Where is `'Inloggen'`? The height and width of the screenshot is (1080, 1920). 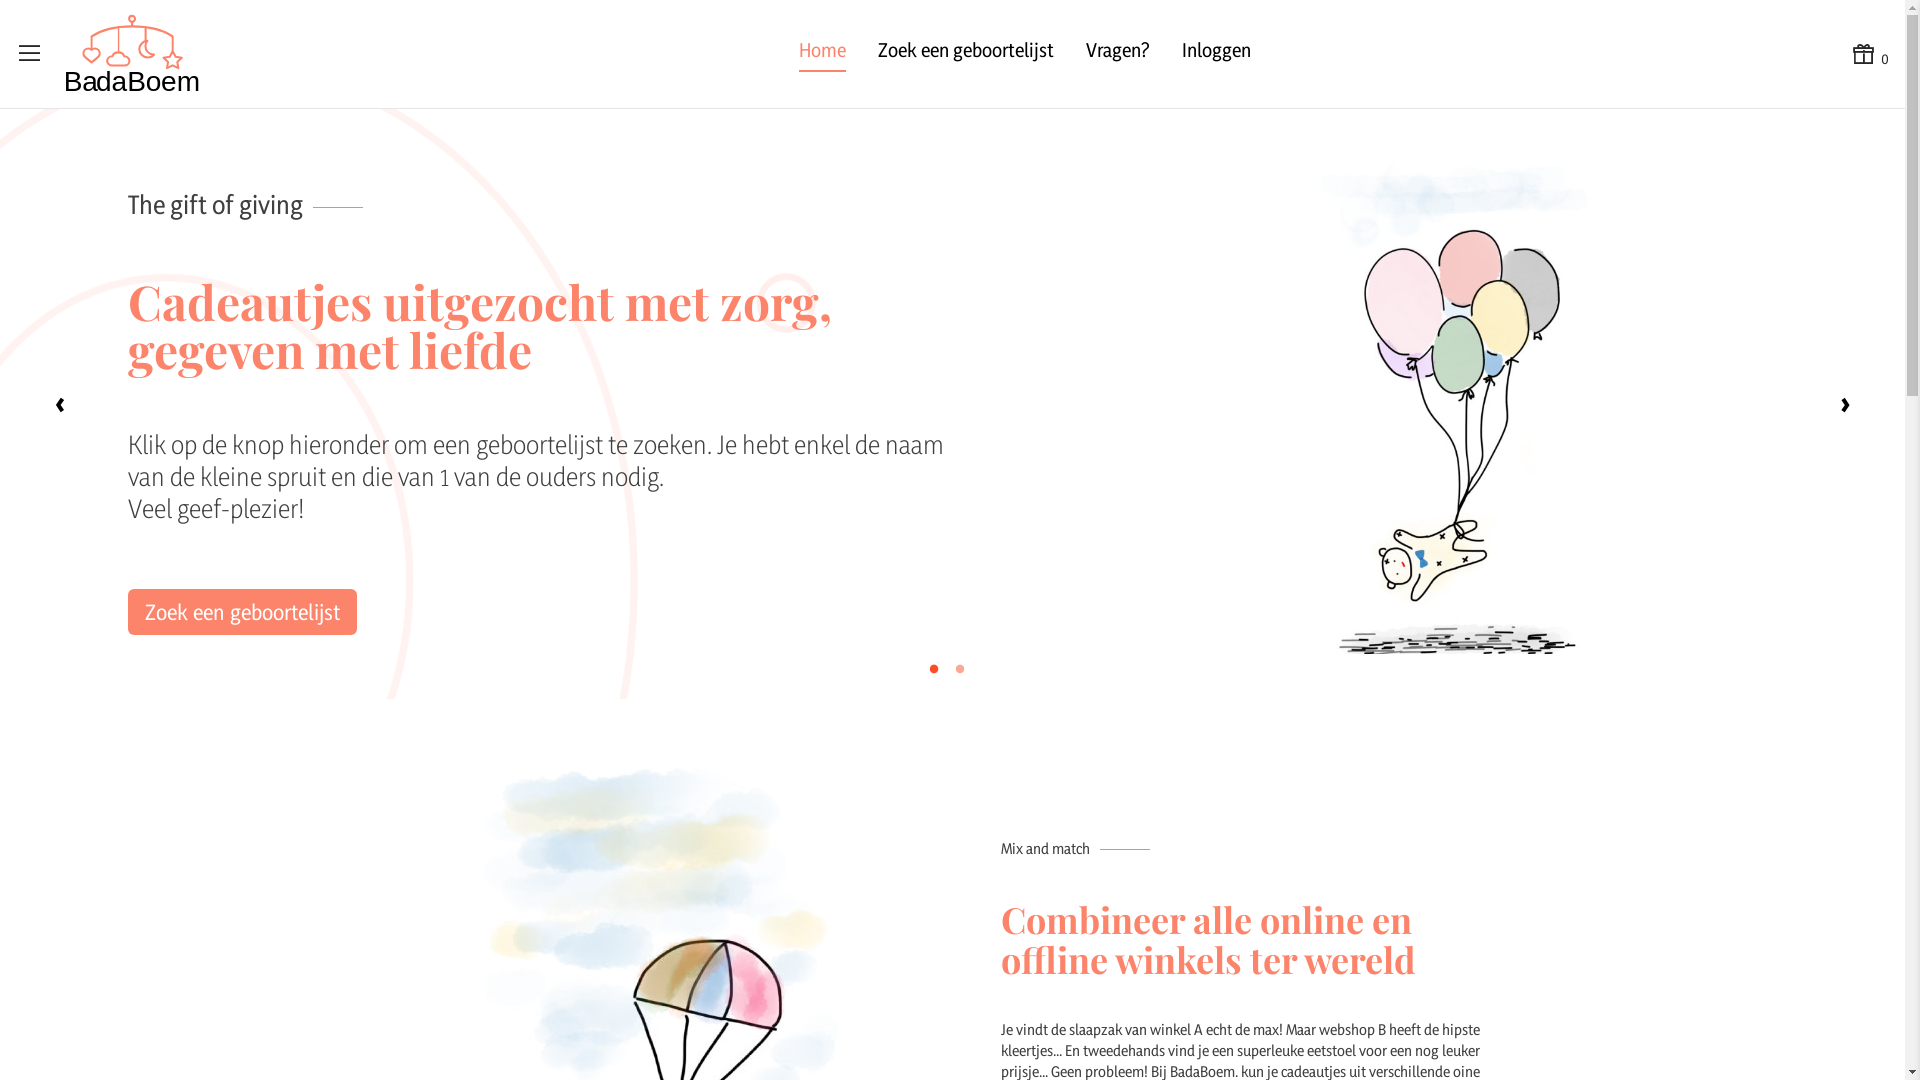
'Inloggen' is located at coordinates (1215, 53).